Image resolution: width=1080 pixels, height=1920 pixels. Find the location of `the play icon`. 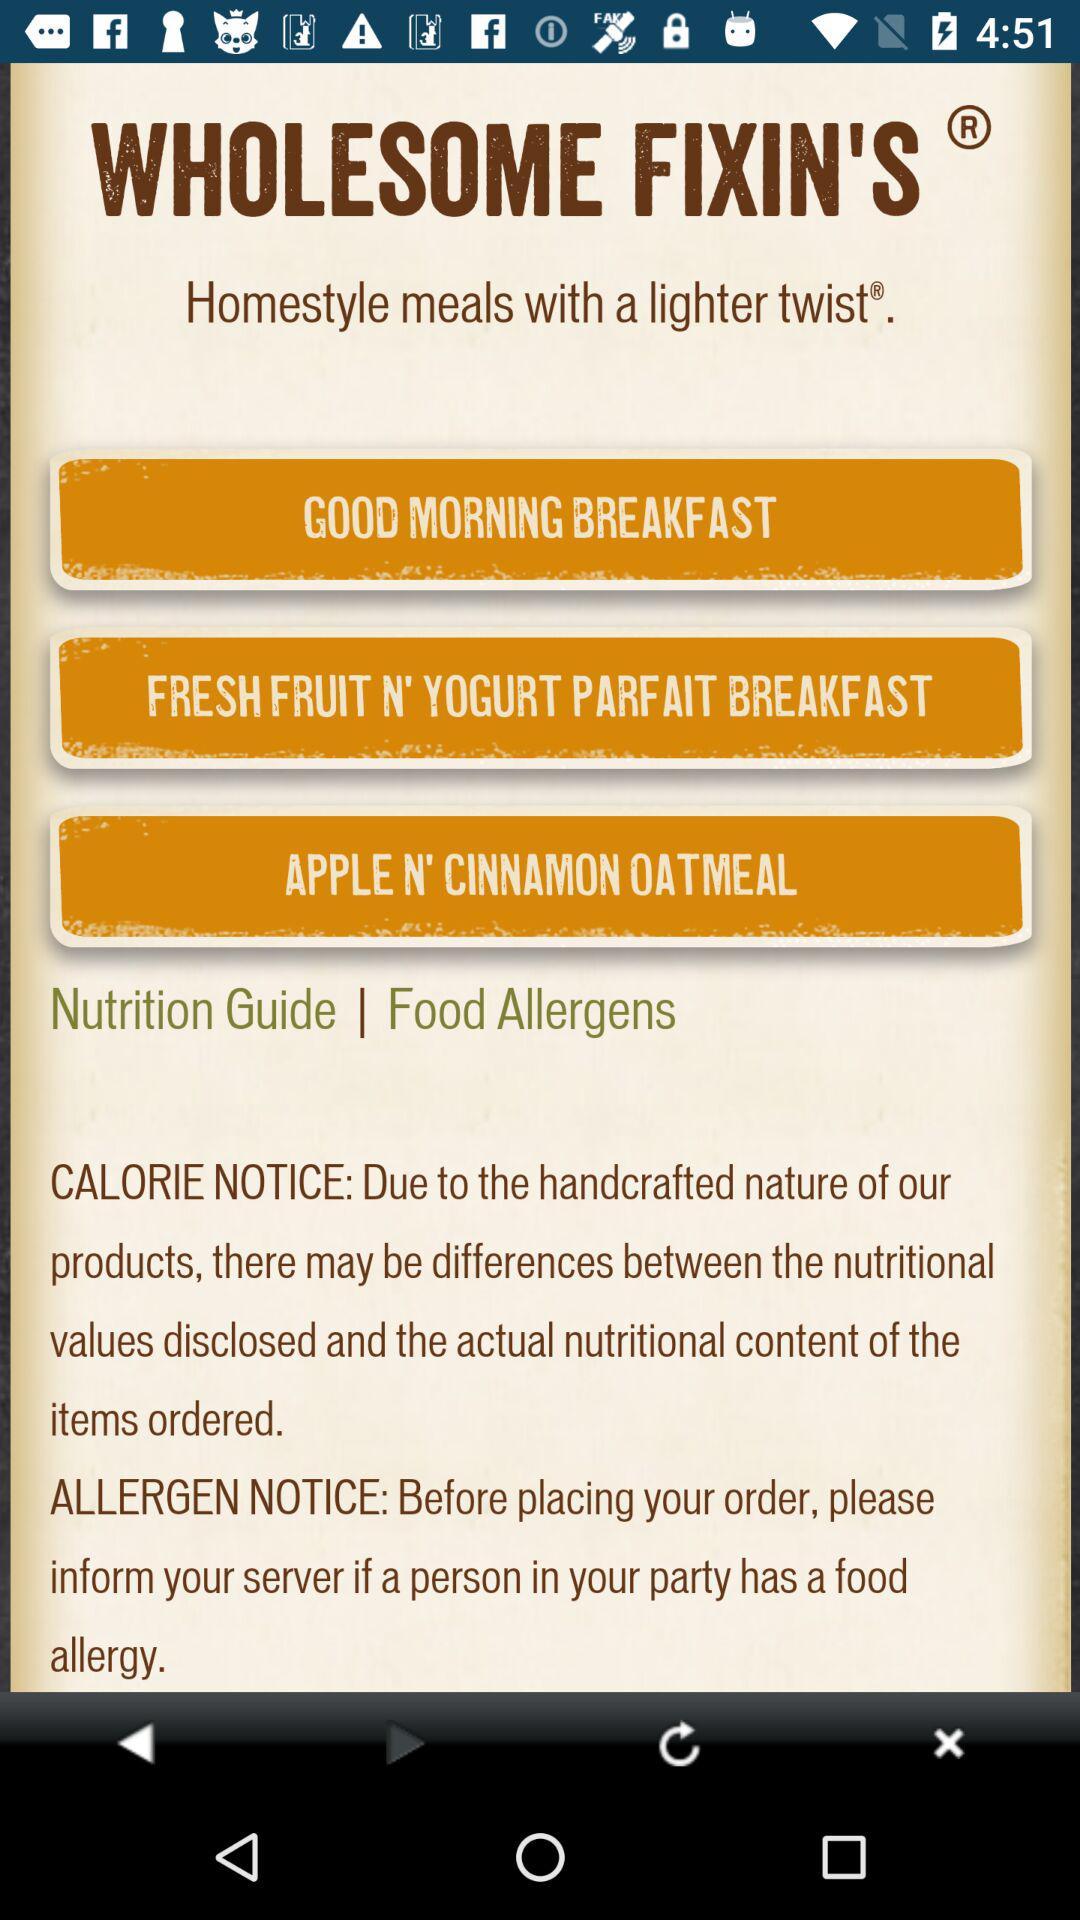

the play icon is located at coordinates (405, 1741).